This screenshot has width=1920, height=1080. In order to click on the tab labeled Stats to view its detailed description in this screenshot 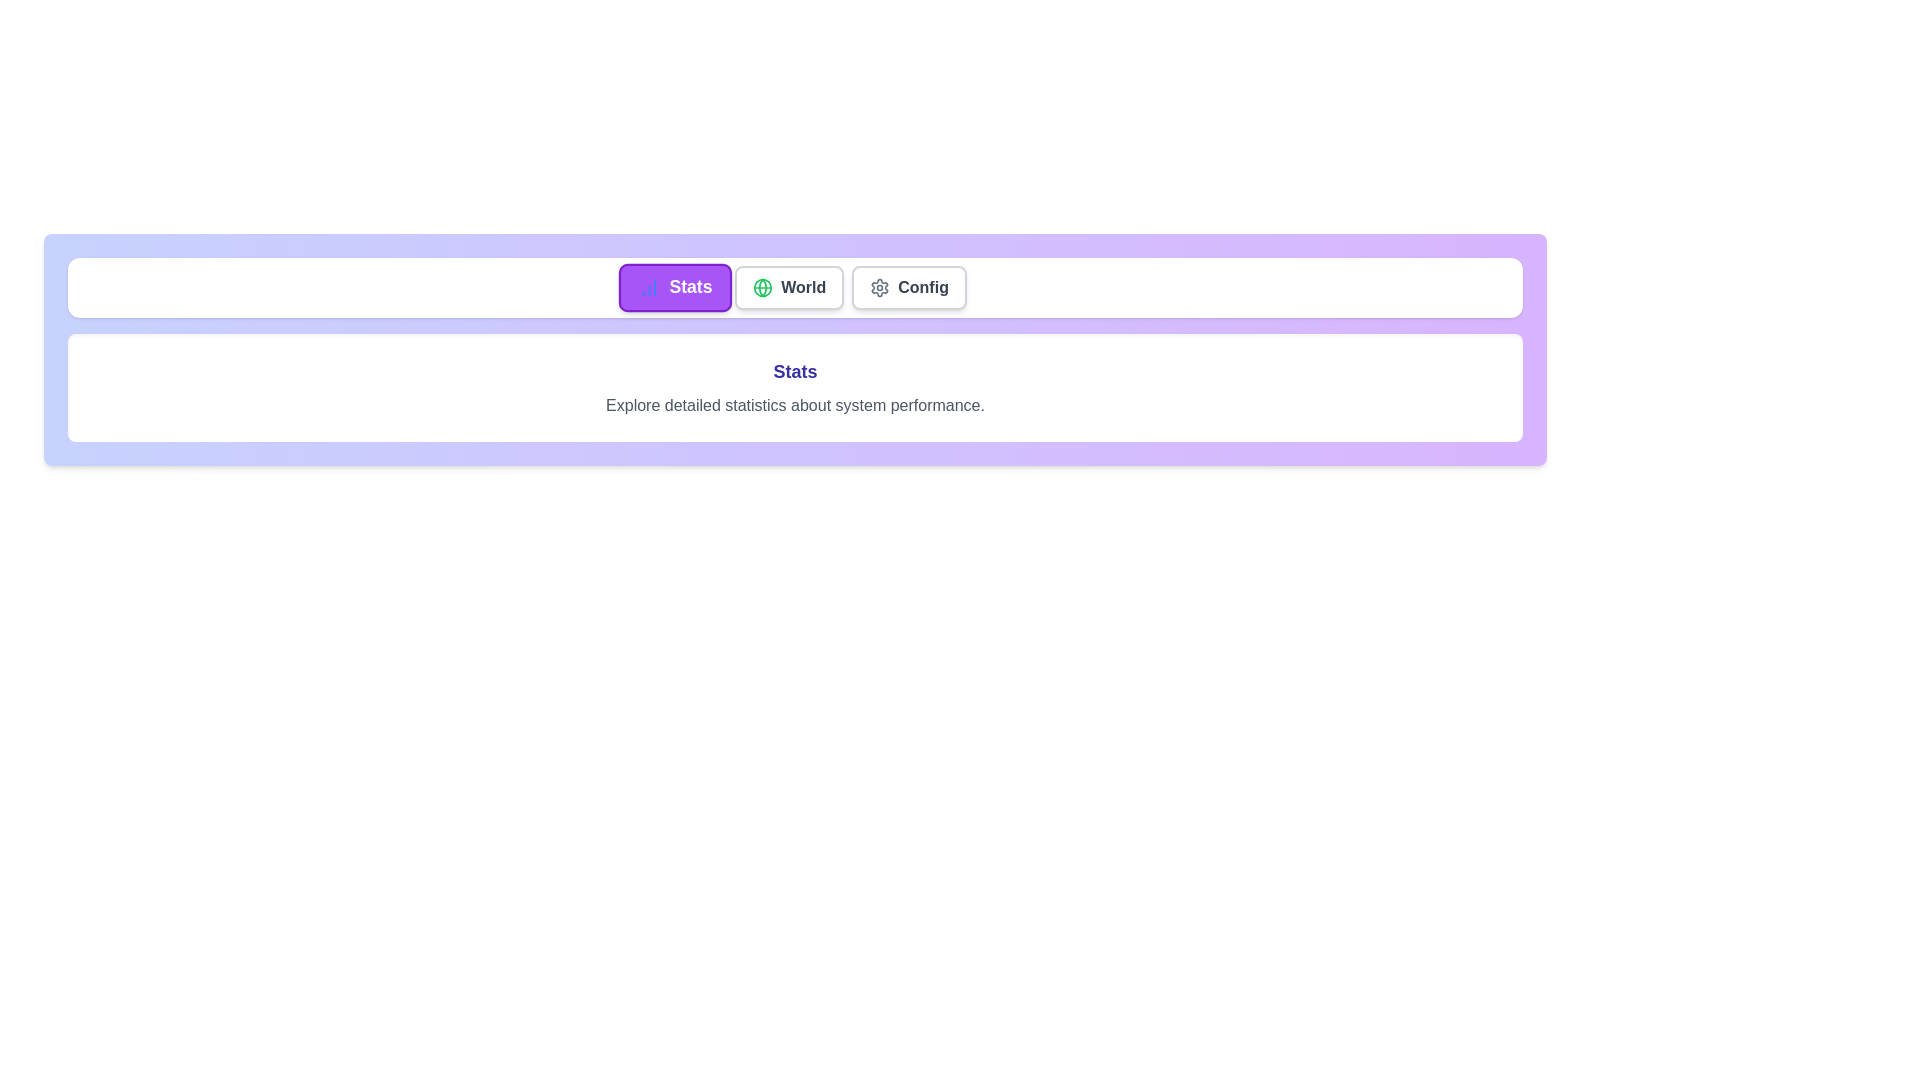, I will do `click(675, 288)`.